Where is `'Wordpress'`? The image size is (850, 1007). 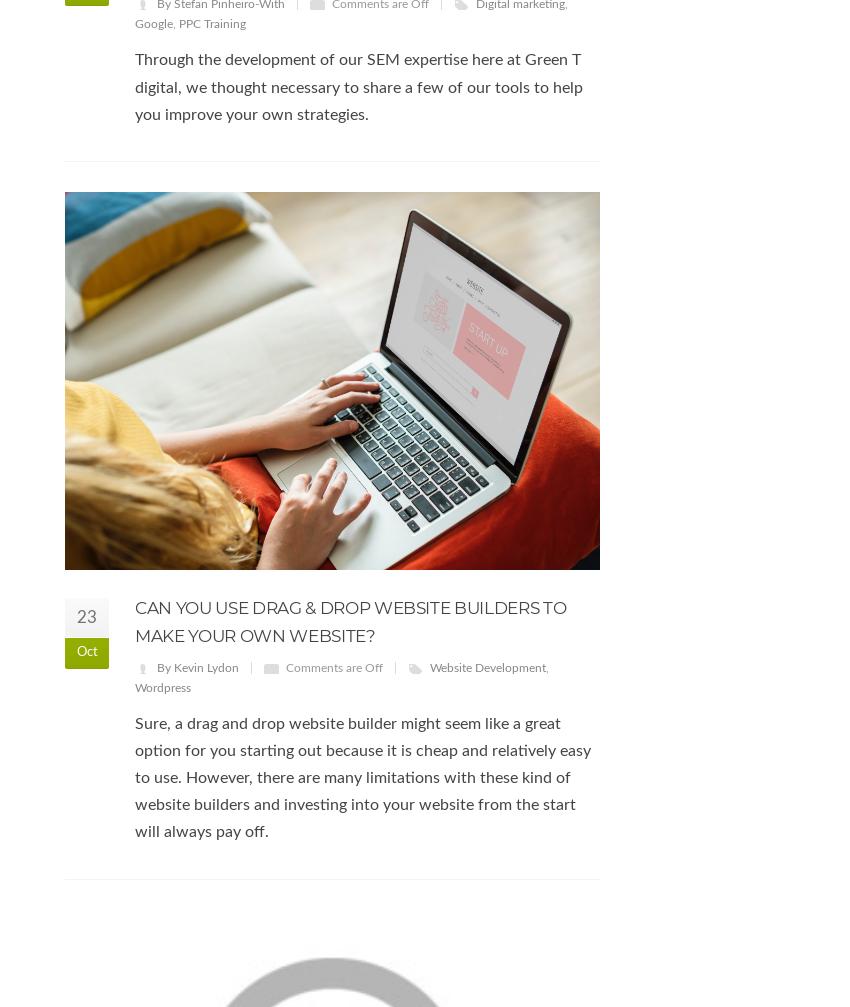 'Wordpress' is located at coordinates (134, 685).